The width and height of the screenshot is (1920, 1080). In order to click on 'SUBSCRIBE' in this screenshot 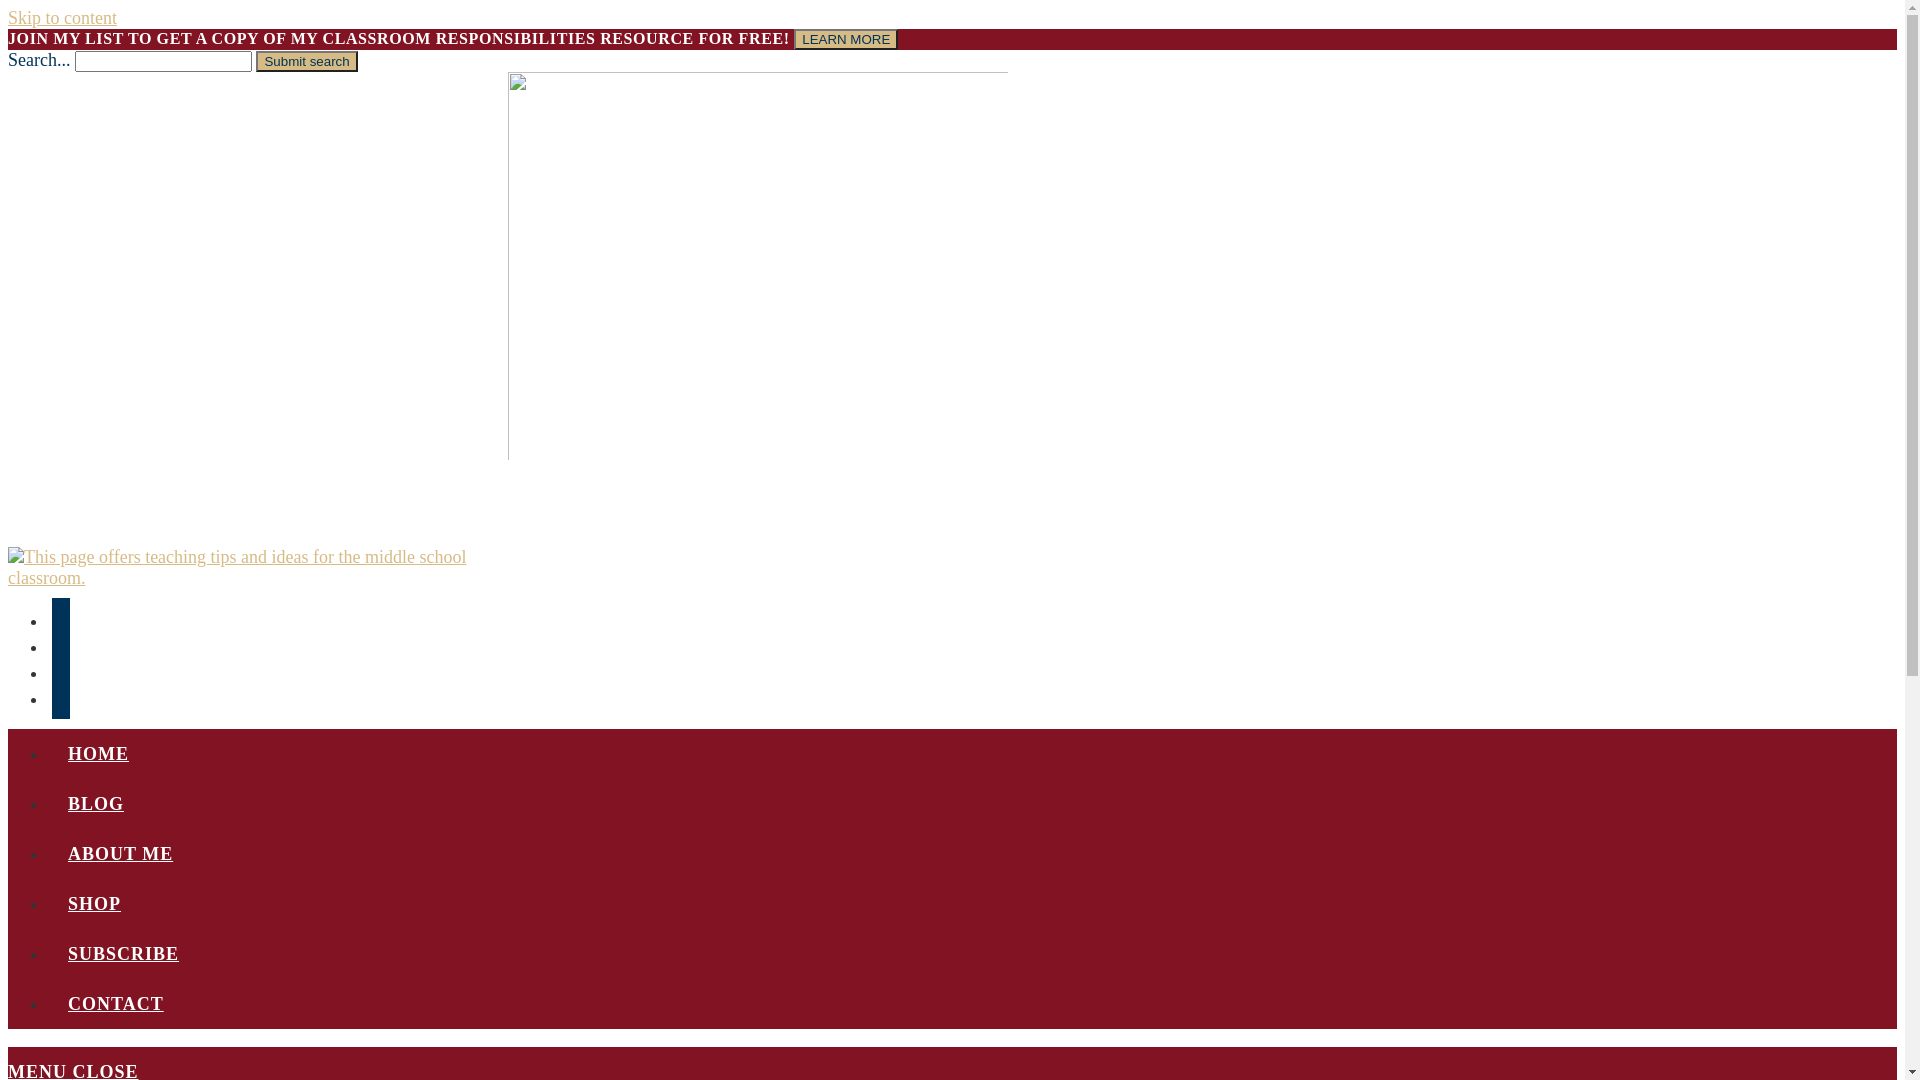, I will do `click(122, 952)`.